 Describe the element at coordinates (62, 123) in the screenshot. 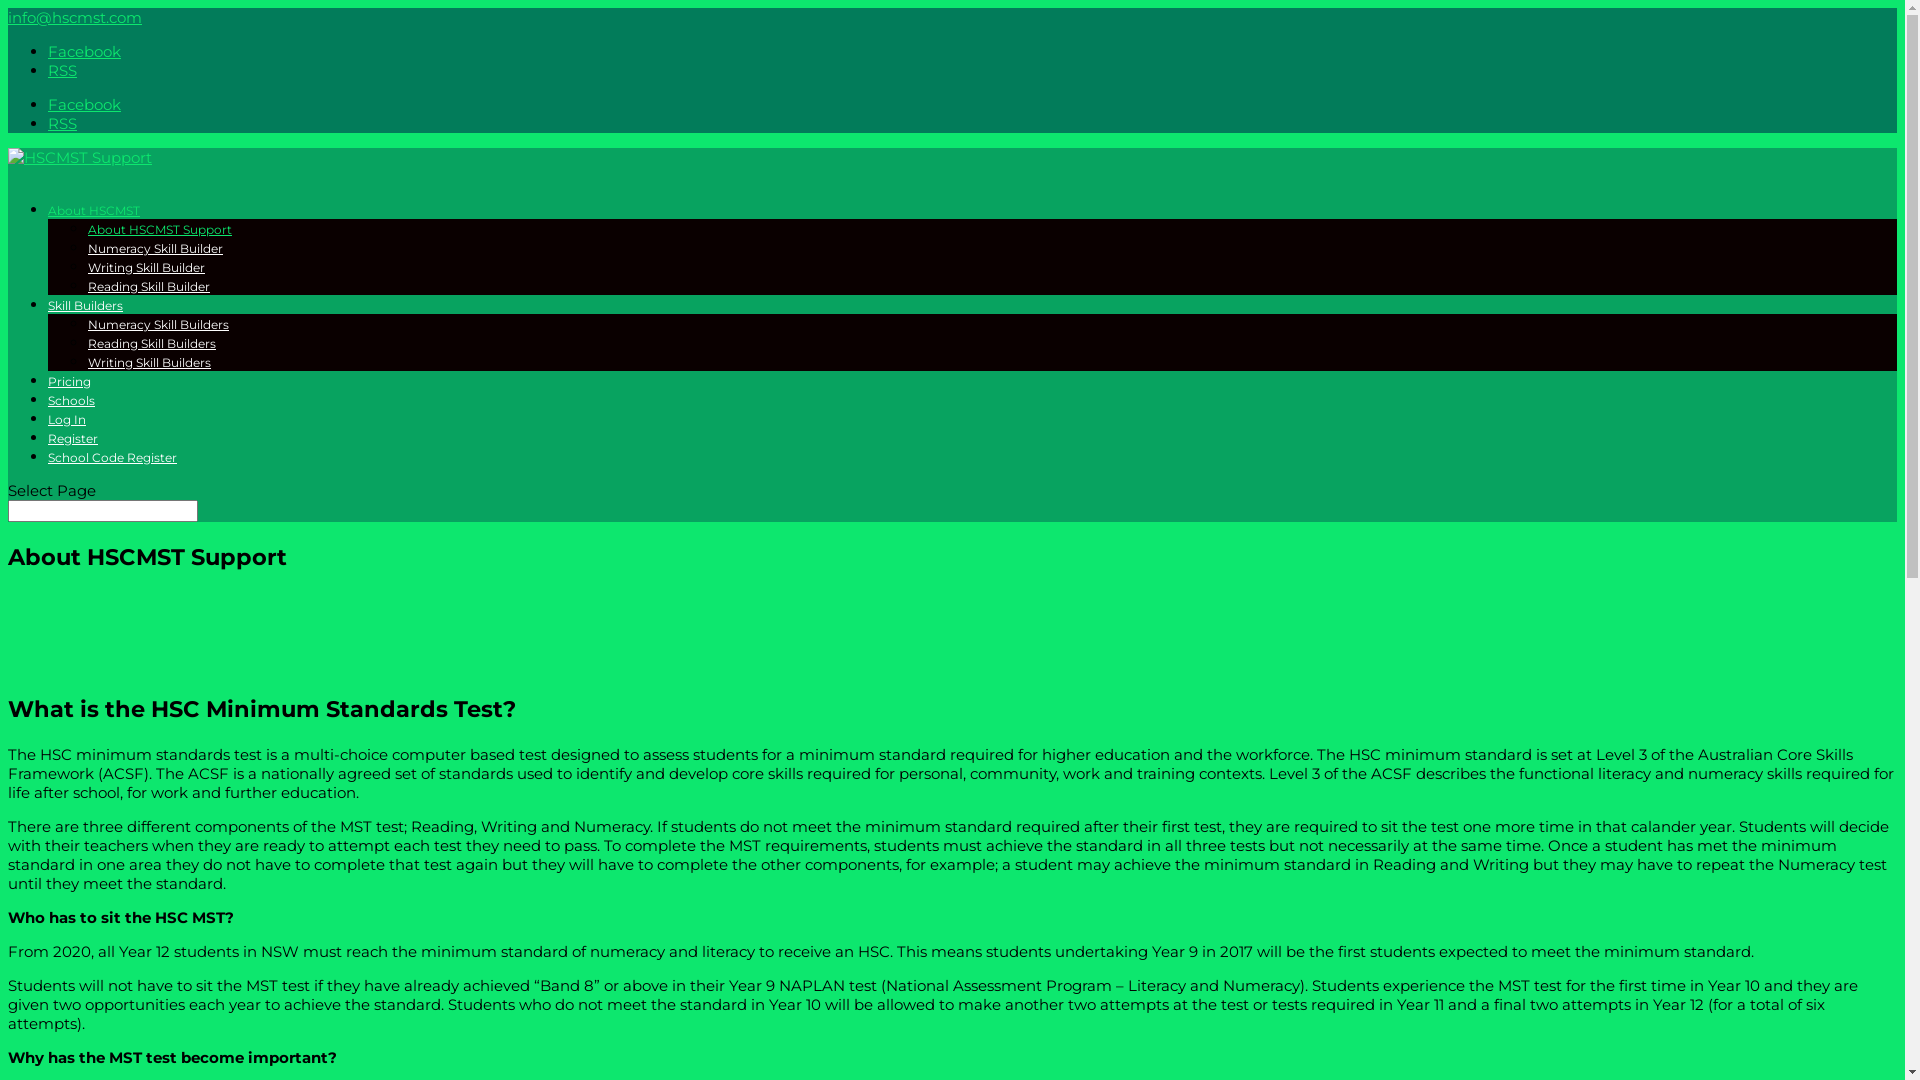

I see `'RSS'` at that location.